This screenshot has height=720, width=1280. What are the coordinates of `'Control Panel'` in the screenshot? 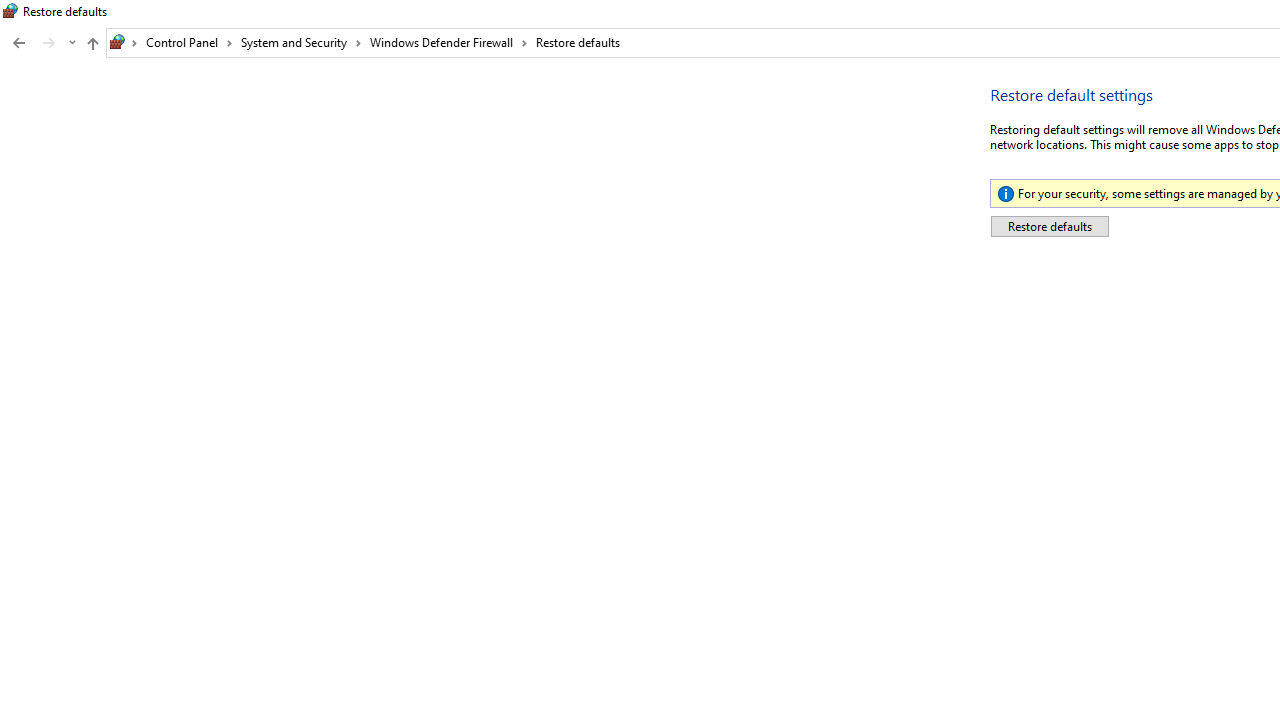 It's located at (189, 42).